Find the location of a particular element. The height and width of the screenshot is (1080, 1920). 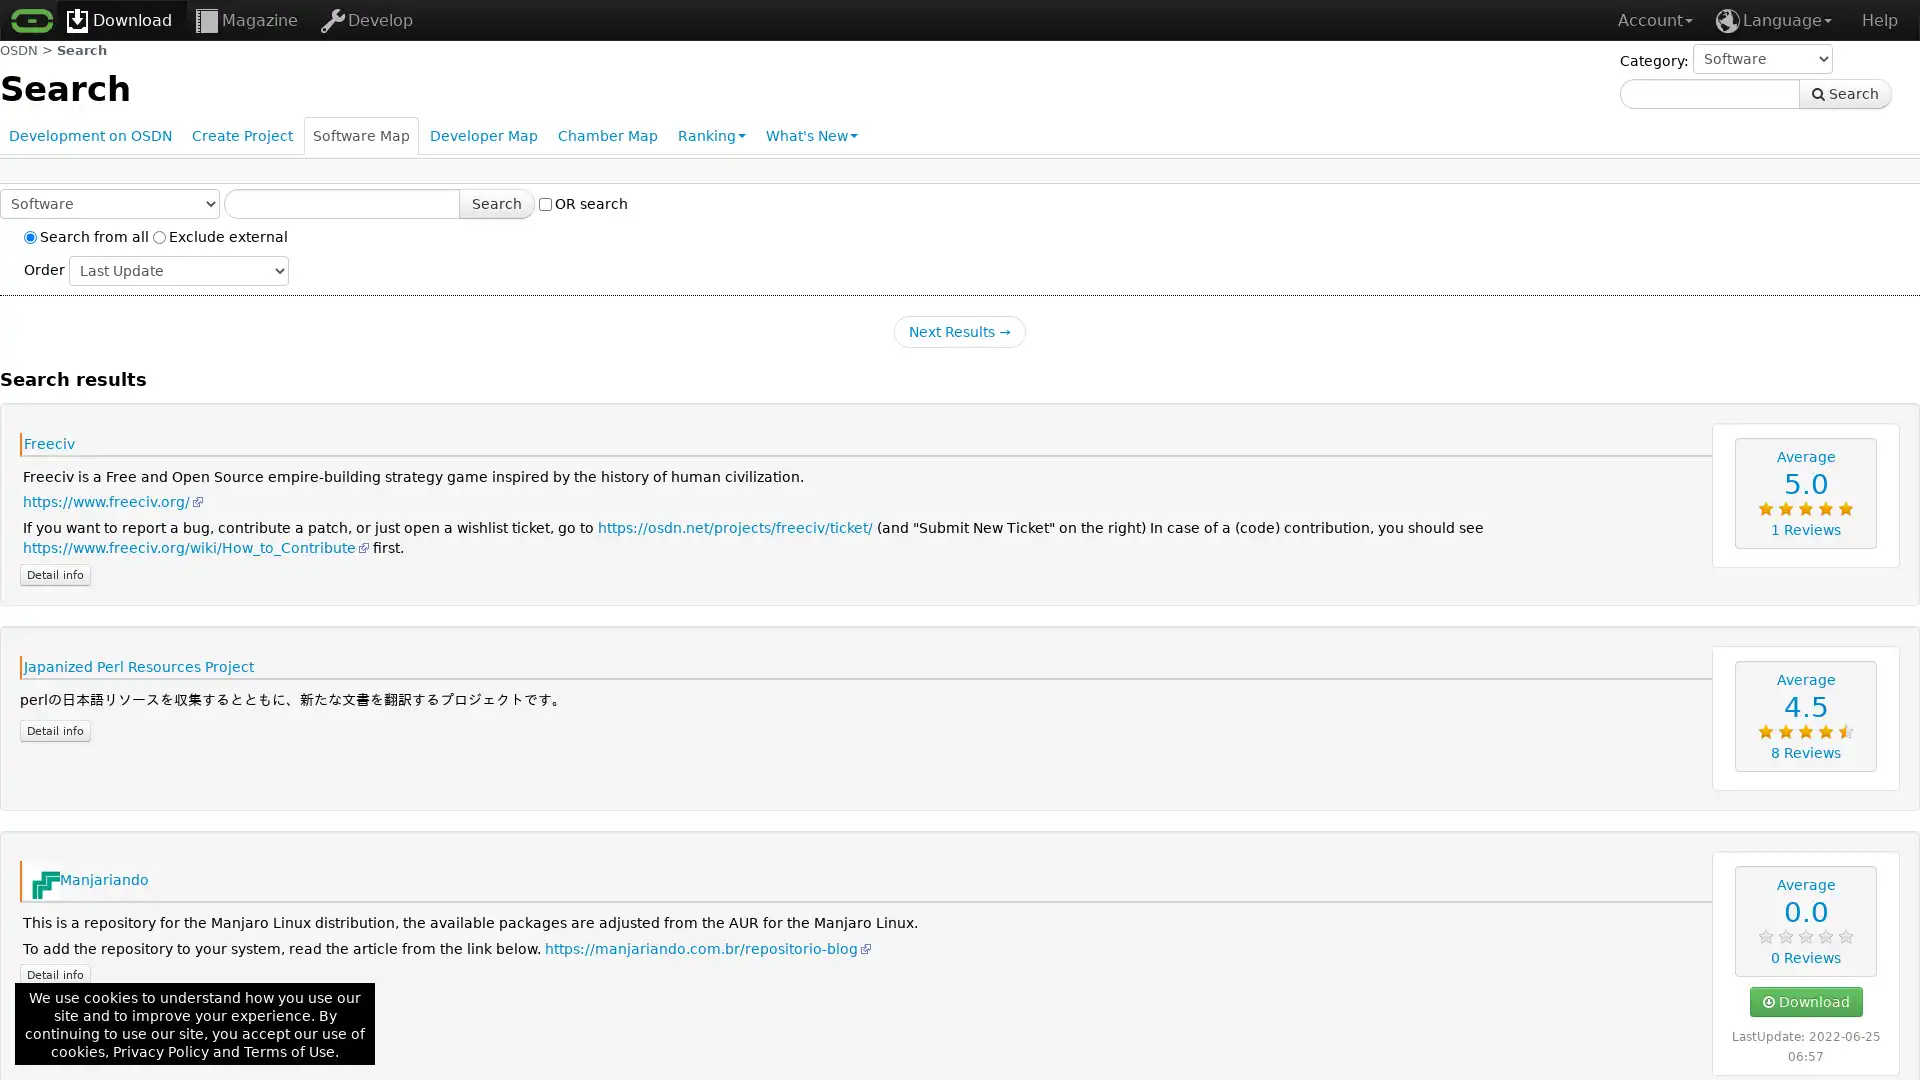

Detail info is located at coordinates (55, 574).